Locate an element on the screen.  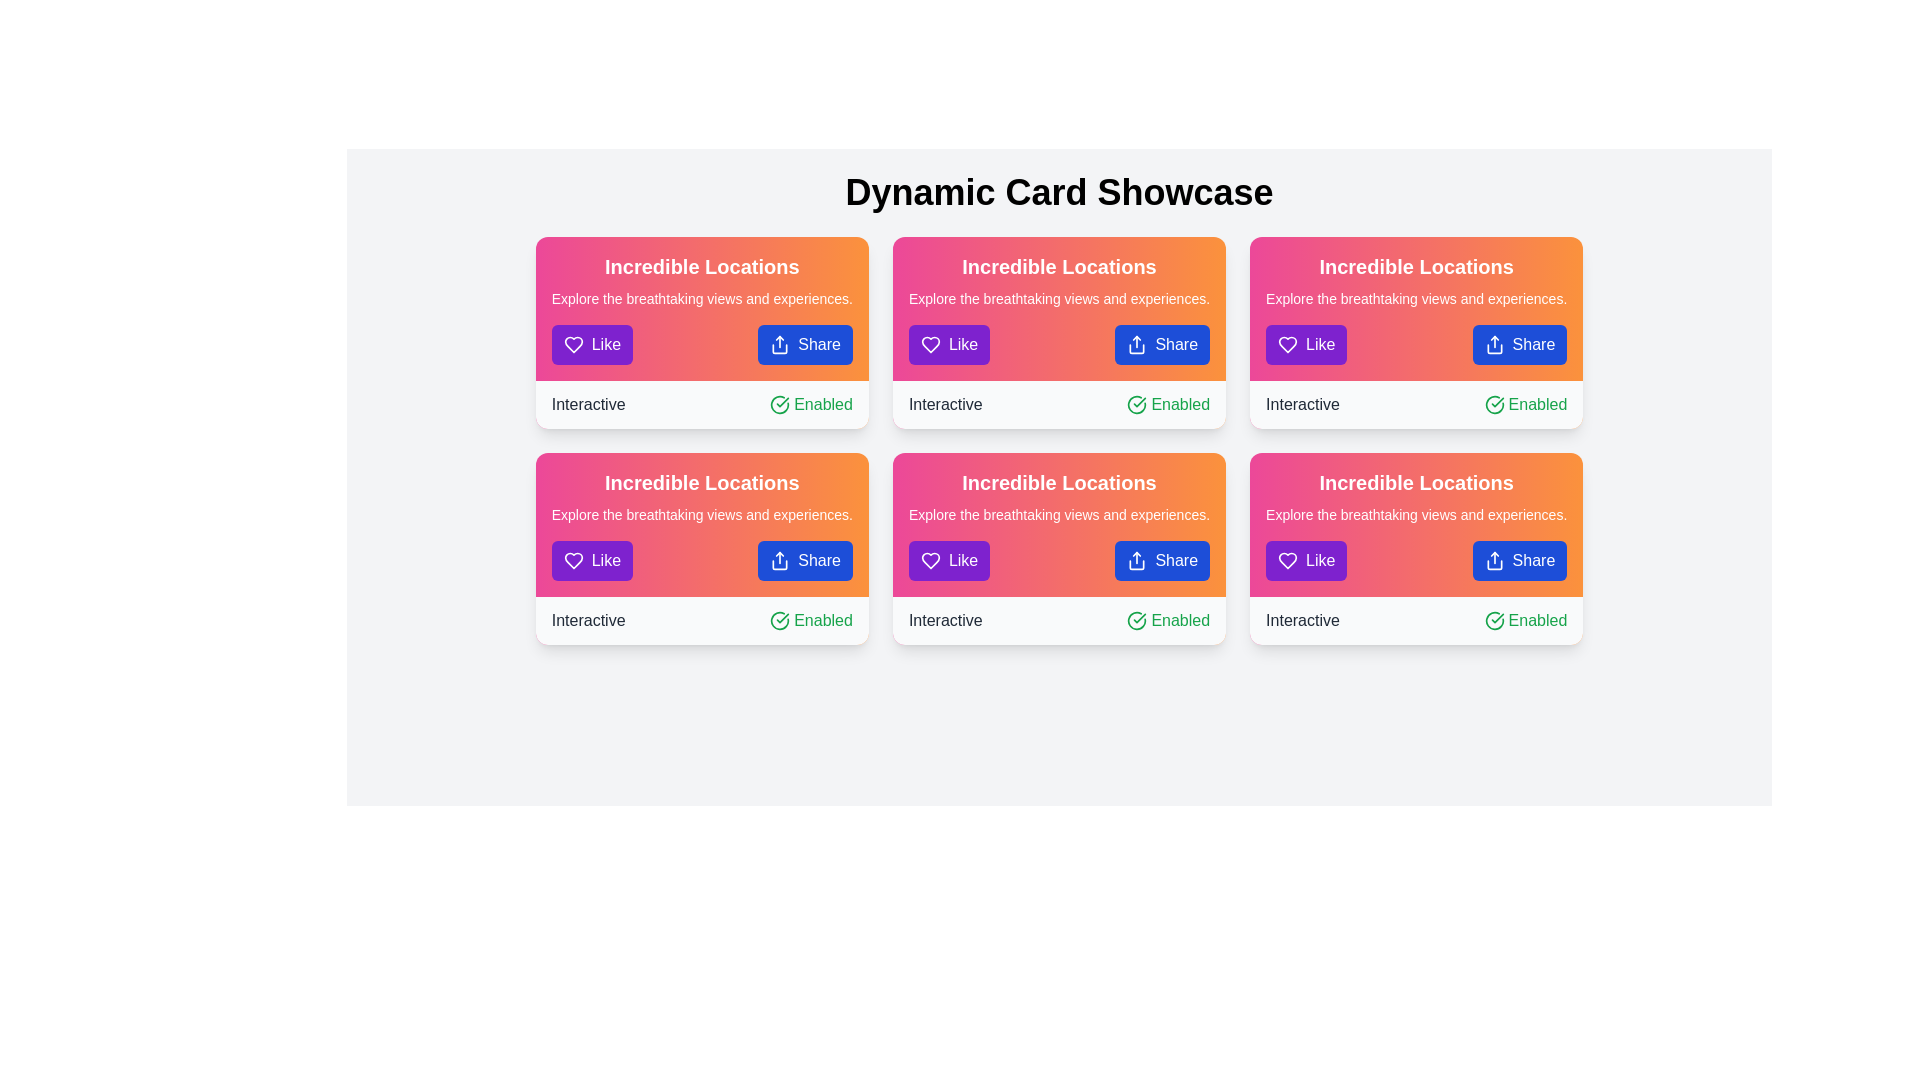
the text label that states 'Explore the breathtaking views and experiences.' which is located under the title 'Incredible Locations' in the lower-right section of the interface is located at coordinates (1415, 514).